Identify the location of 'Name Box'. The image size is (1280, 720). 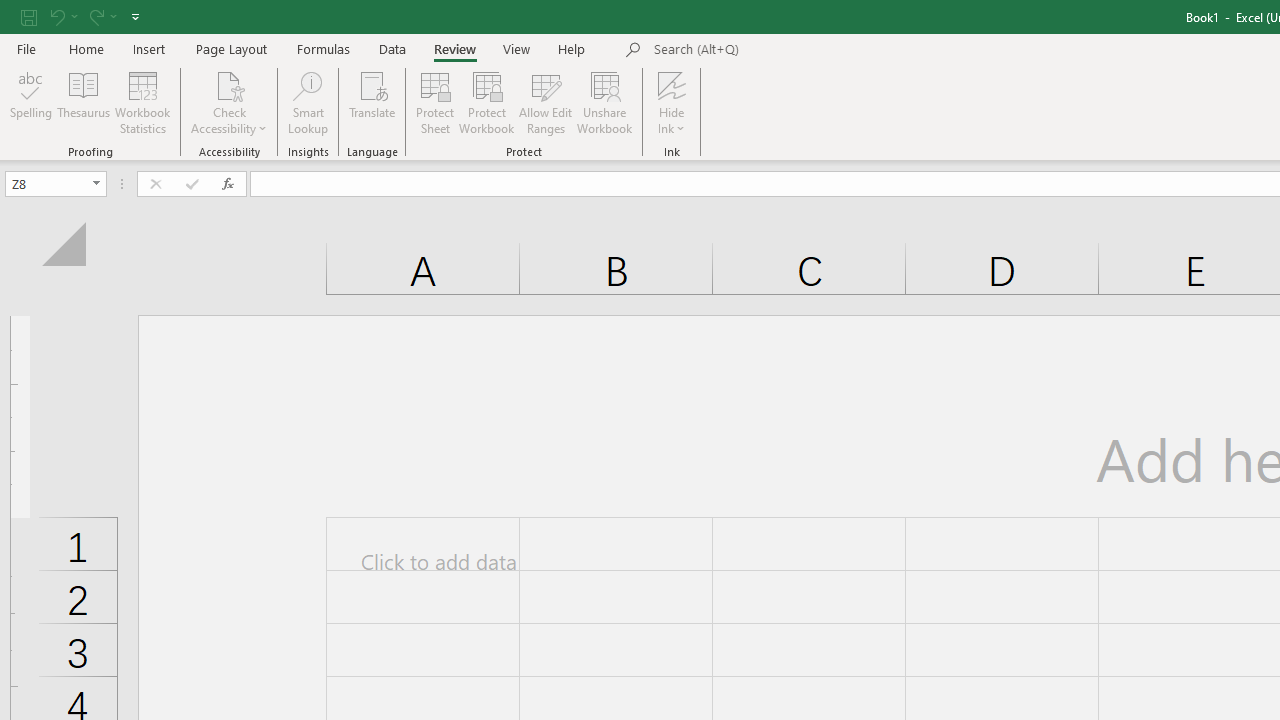
(47, 183).